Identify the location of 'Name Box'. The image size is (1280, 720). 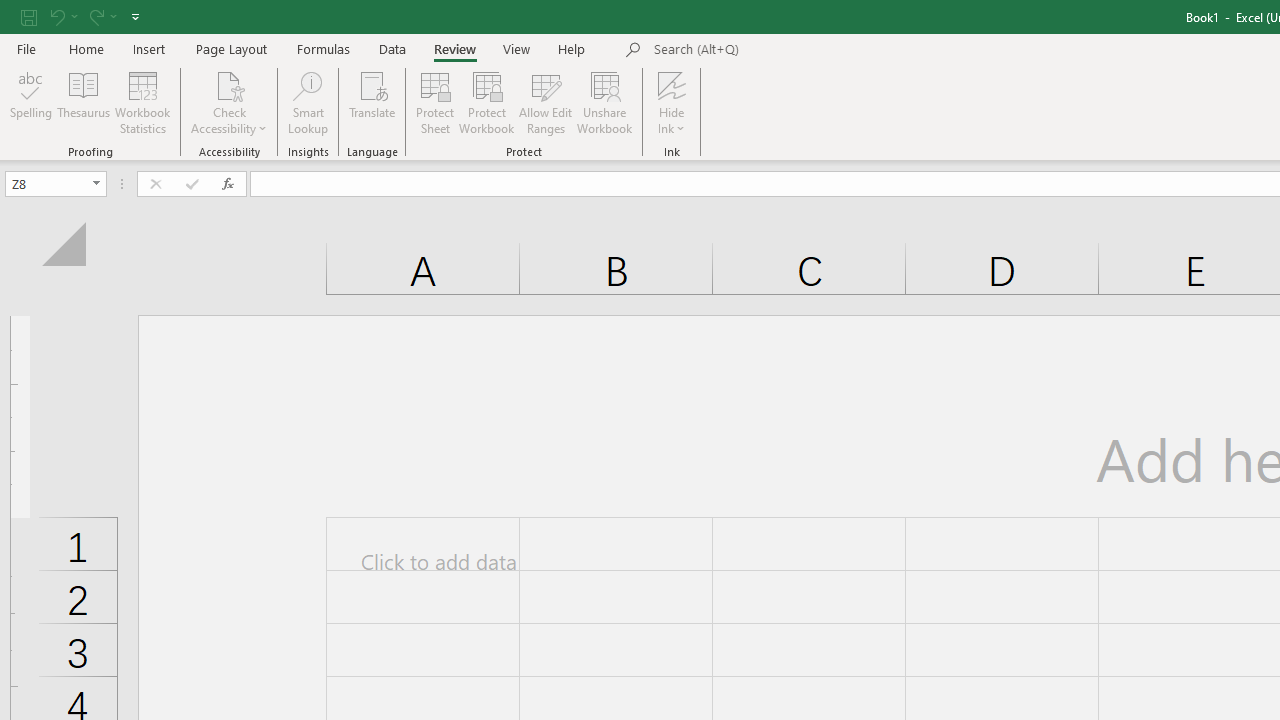
(47, 183).